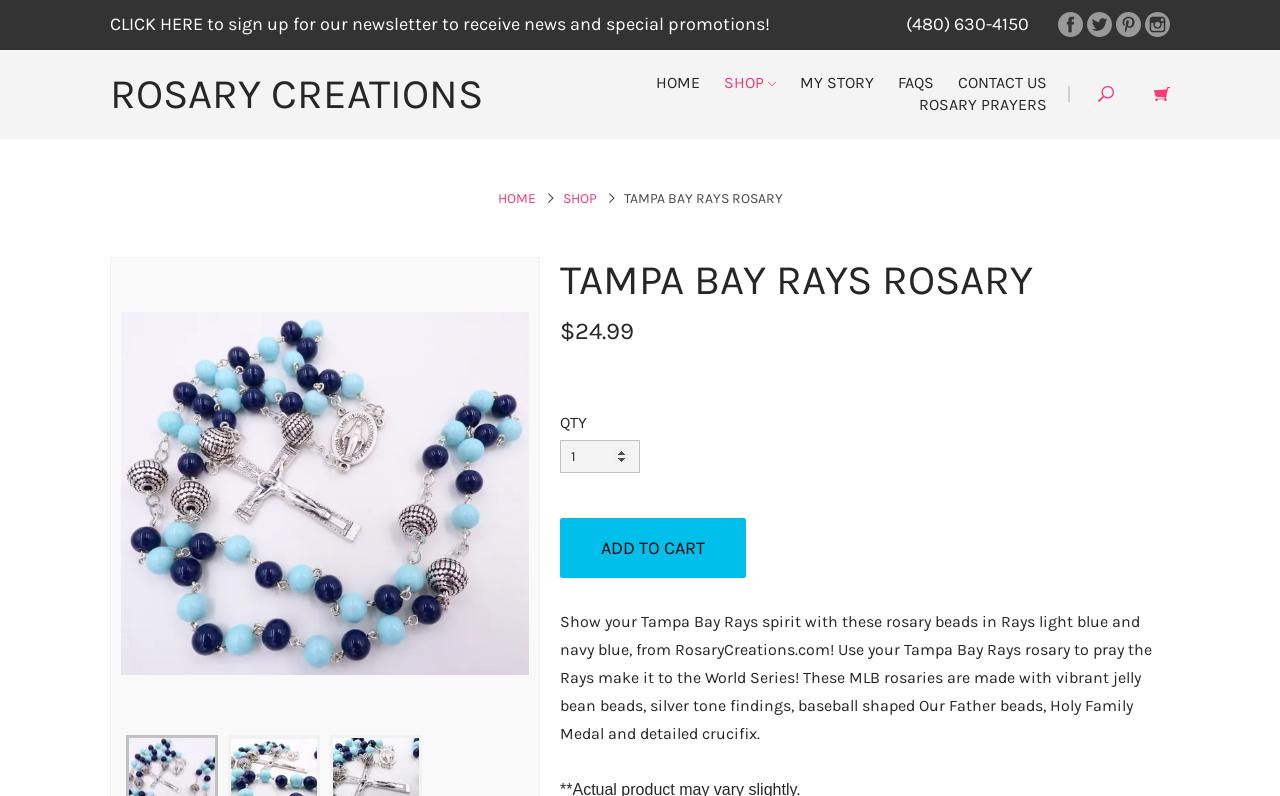  Describe the element at coordinates (904, 23) in the screenshot. I see `'(480) 630-4150'` at that location.